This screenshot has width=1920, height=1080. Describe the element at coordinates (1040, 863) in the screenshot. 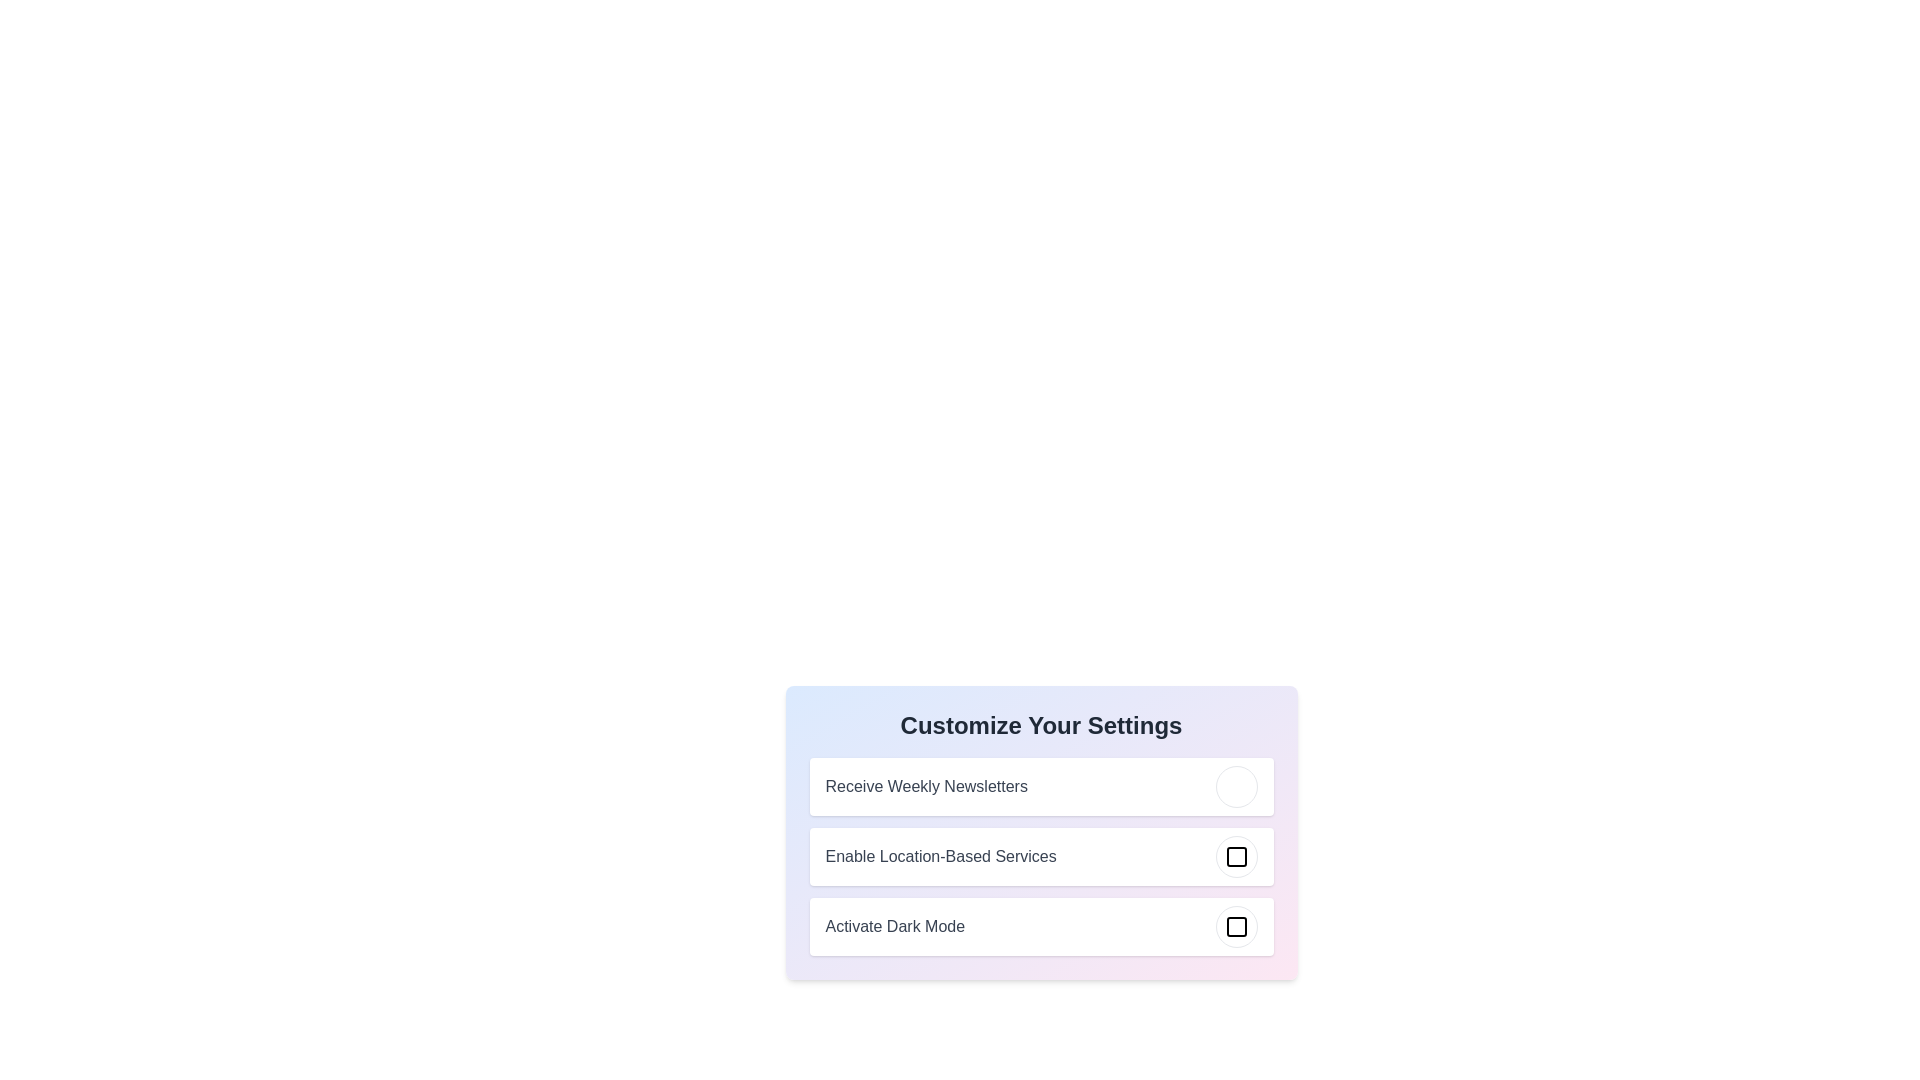

I see `on the second toggle option labeled 'Enable Location-Based Services' within the settings panel` at that location.